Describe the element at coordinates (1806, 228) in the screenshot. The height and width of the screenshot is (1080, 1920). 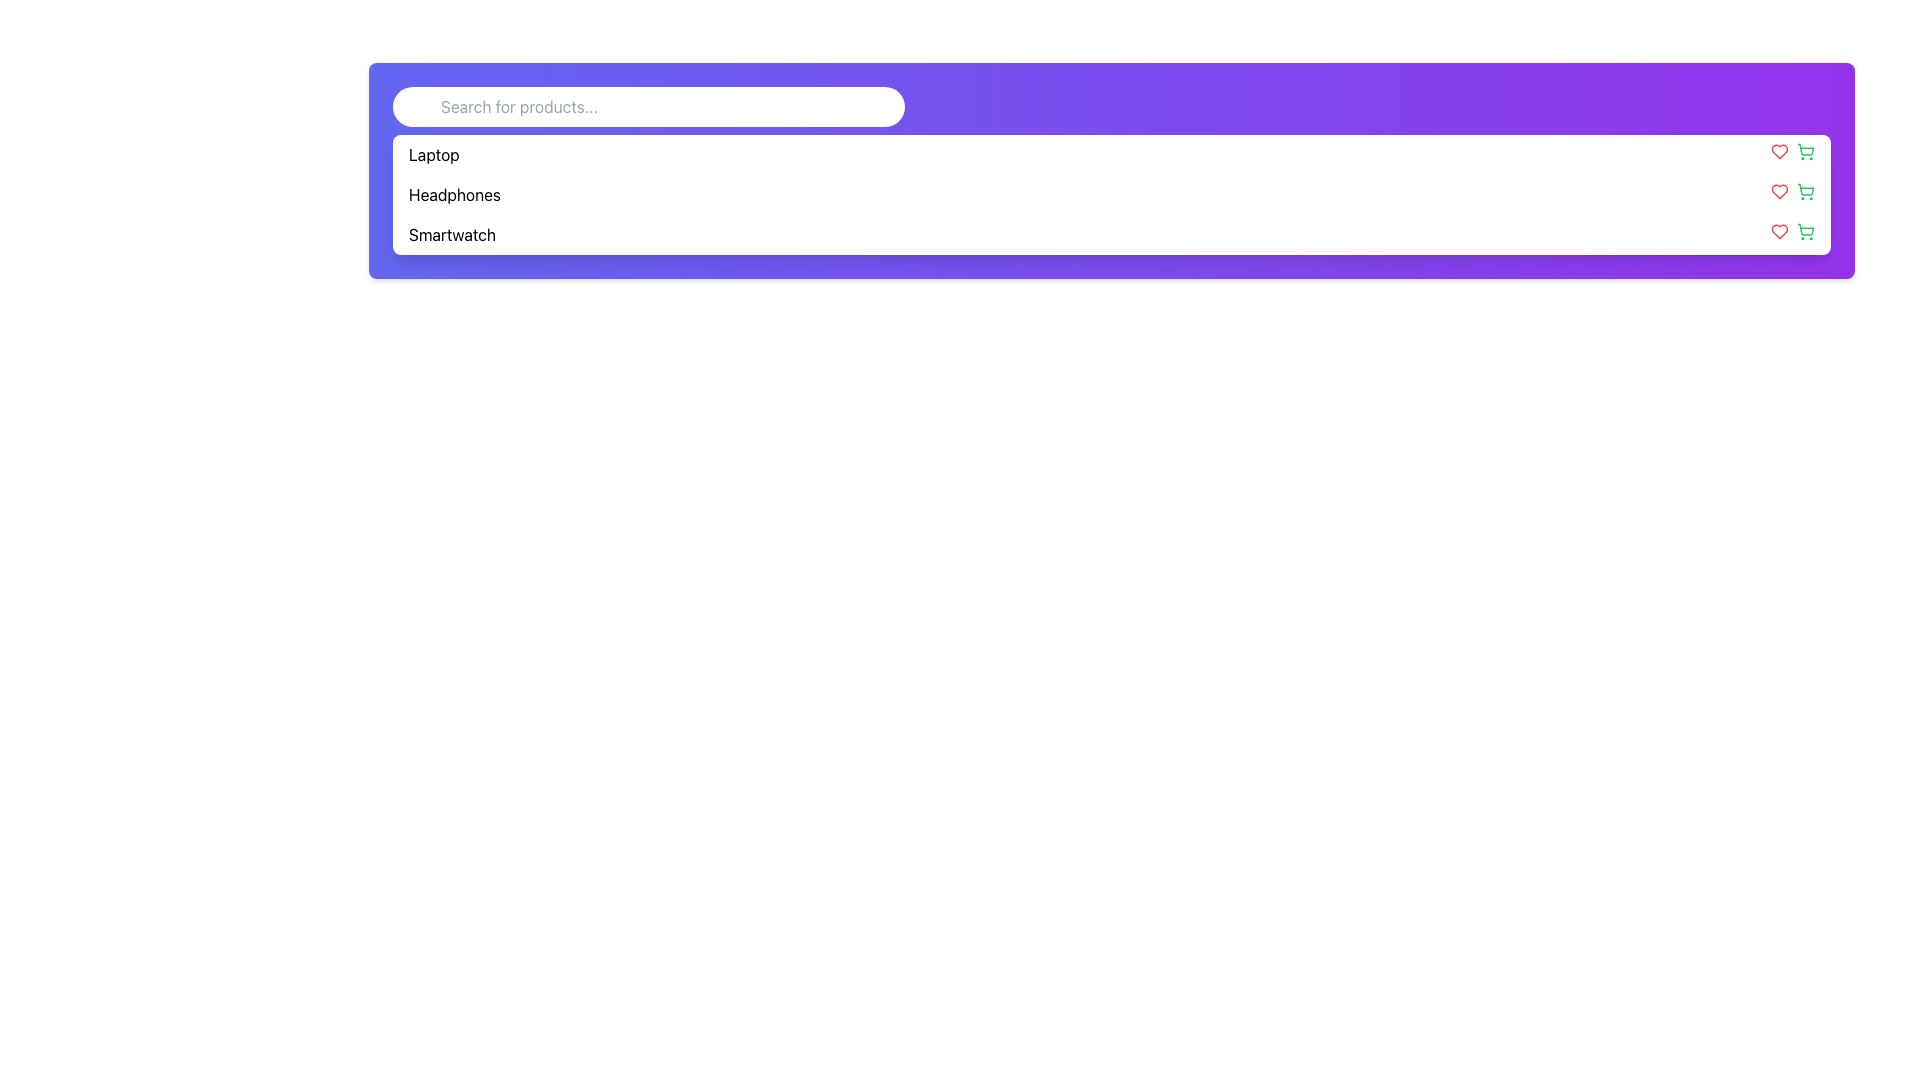
I see `the outer shape of the shopping cart icon located on the far-right side of the row associated with the 'Smartwatch' item in the product list` at that location.